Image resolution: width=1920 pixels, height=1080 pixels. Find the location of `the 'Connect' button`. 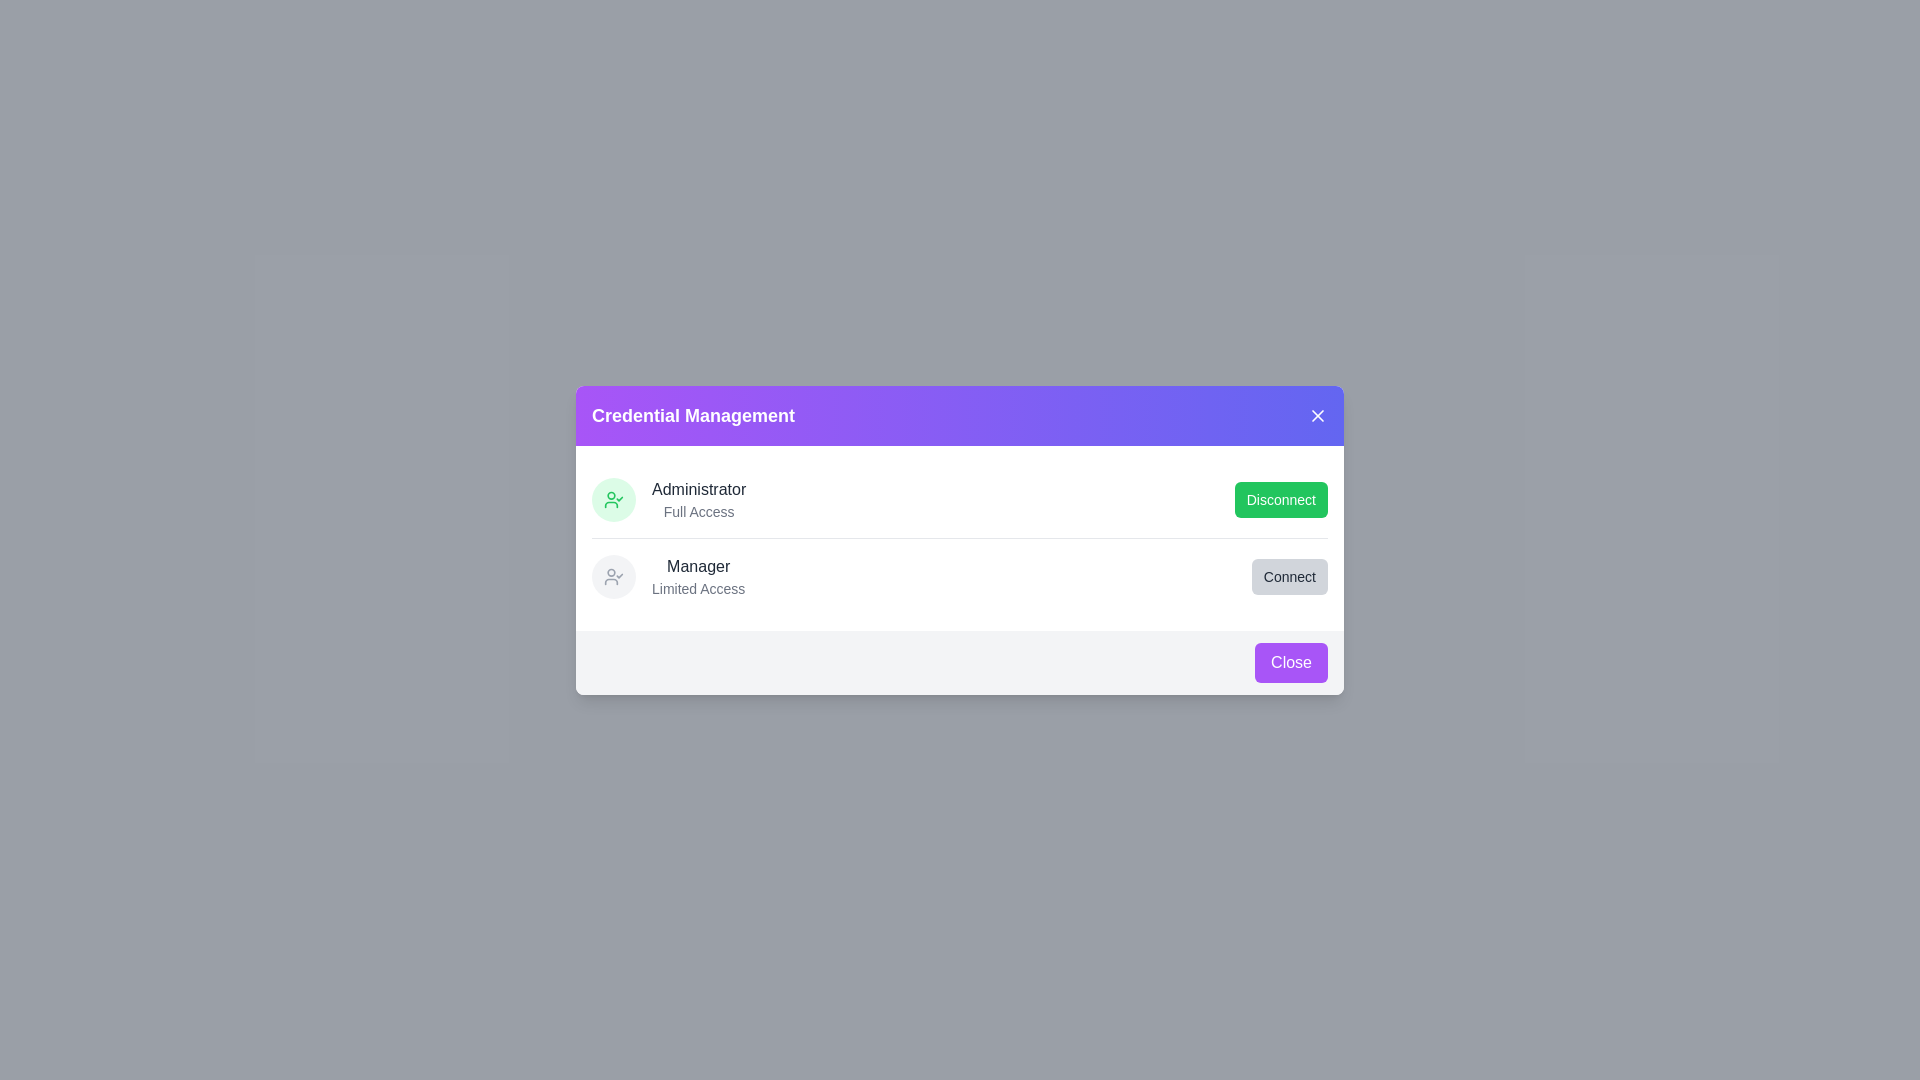

the 'Connect' button is located at coordinates (1289, 576).